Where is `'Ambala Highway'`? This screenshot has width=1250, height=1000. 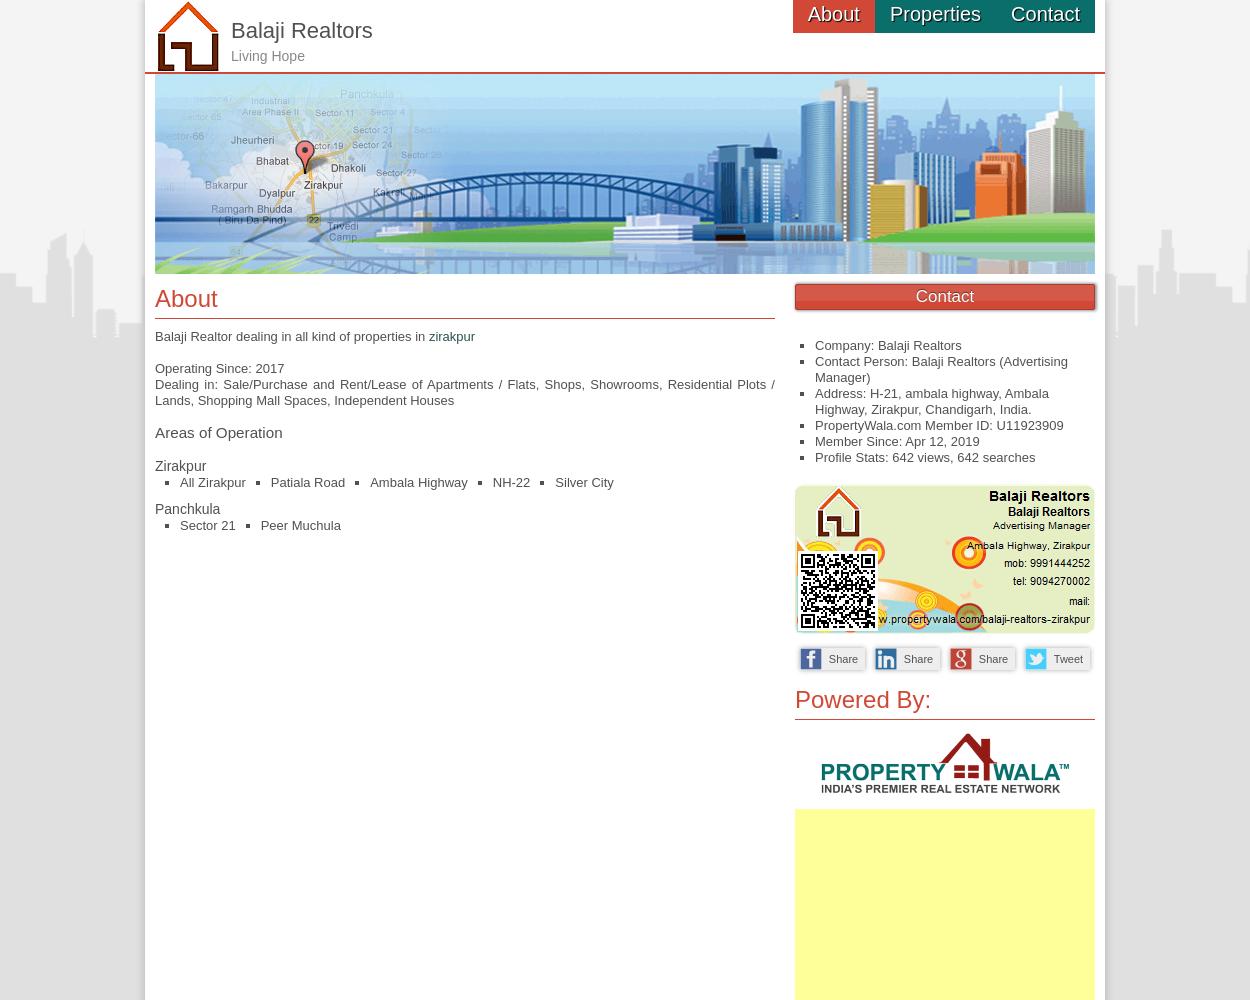
'Ambala Highway' is located at coordinates (418, 480).